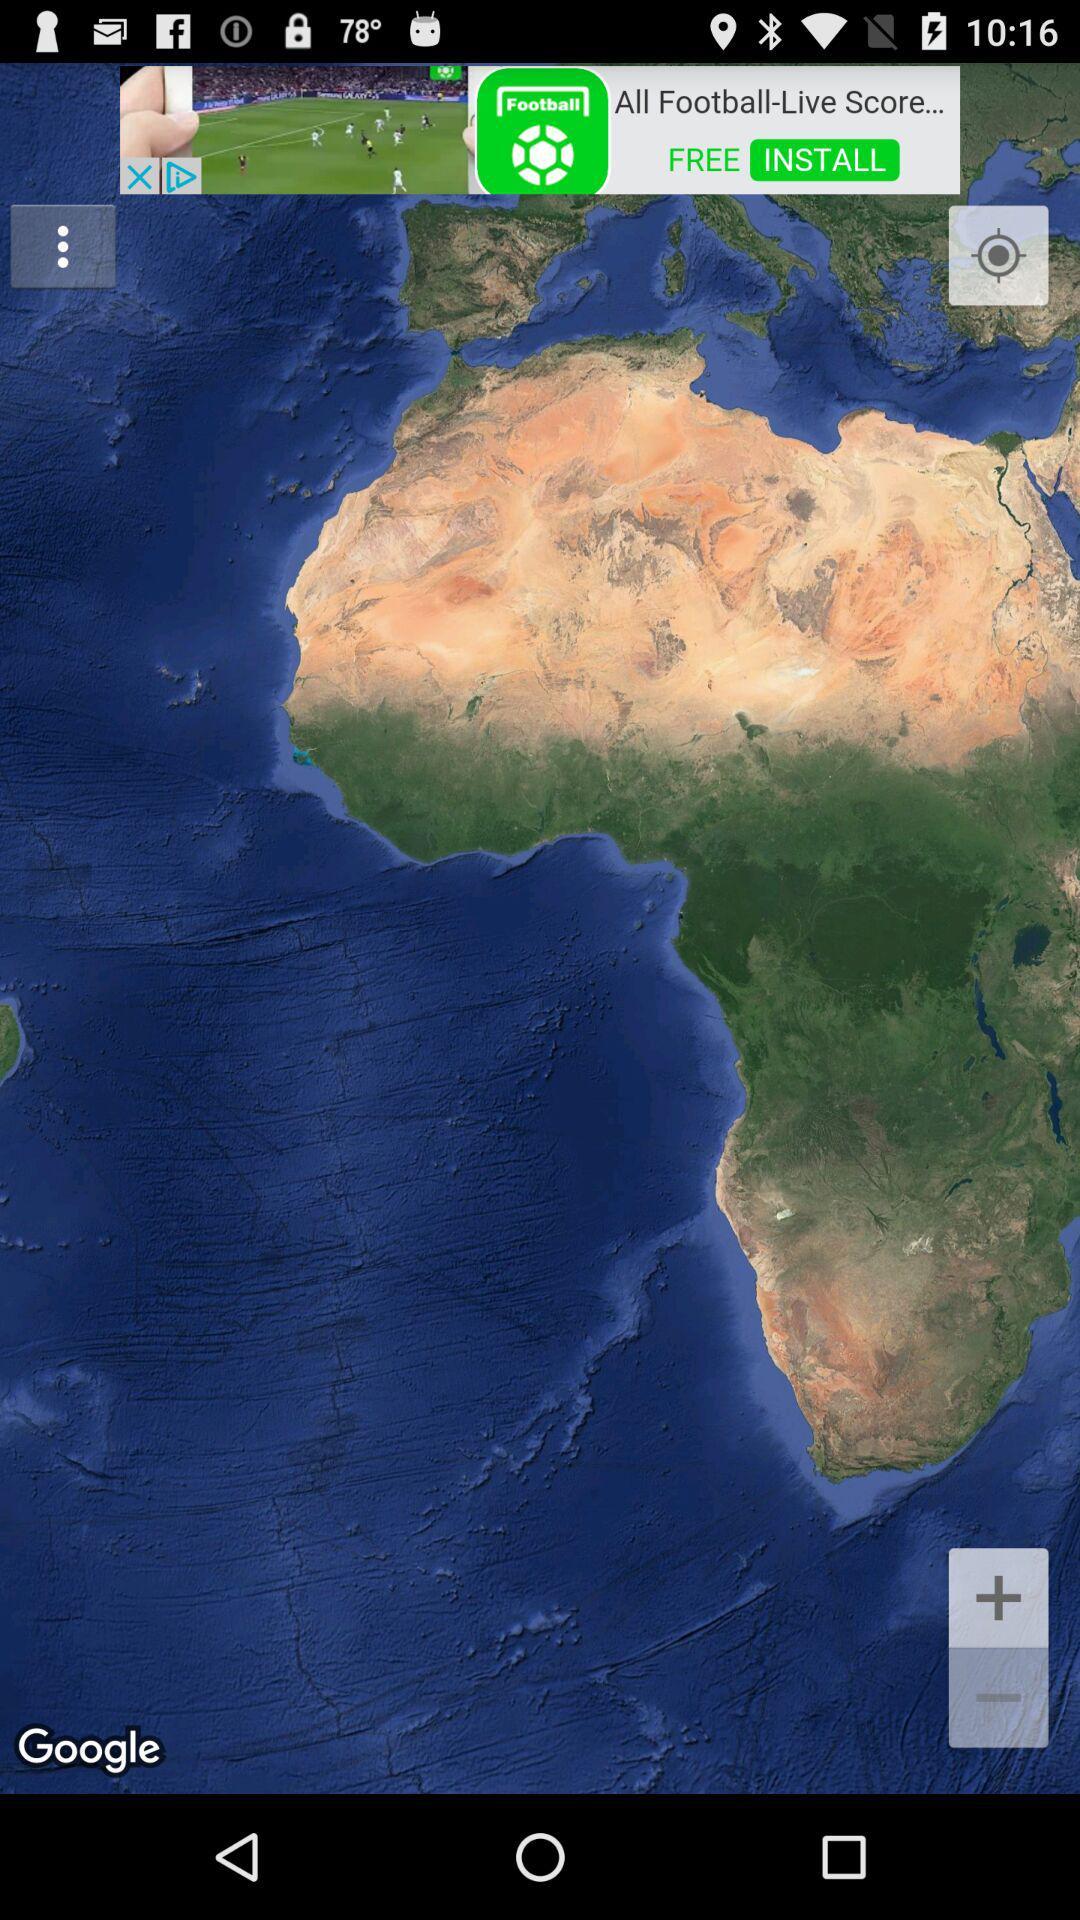 This screenshot has height=1920, width=1080. Describe the element at coordinates (998, 1820) in the screenshot. I see `the zoom_out icon` at that location.